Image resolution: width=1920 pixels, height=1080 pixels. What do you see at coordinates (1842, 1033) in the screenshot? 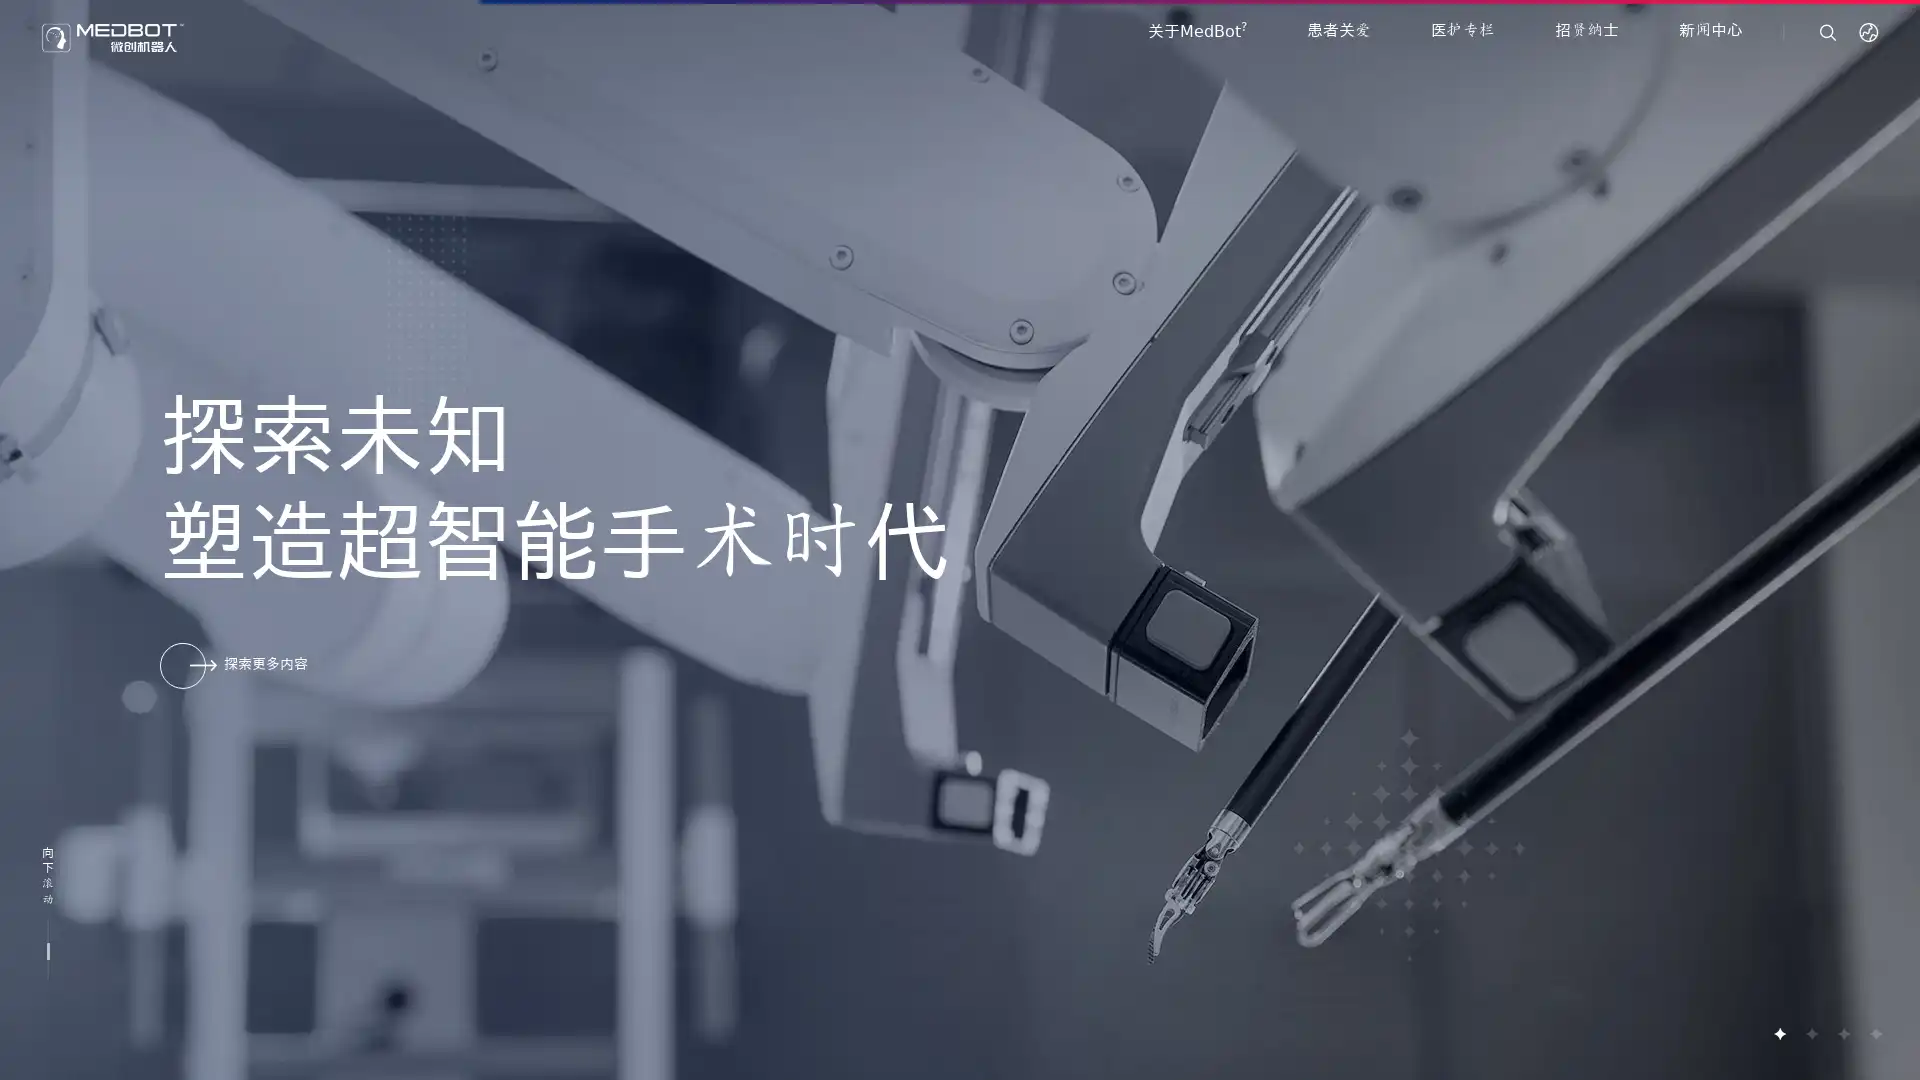
I see `Go to slide 3` at bounding box center [1842, 1033].